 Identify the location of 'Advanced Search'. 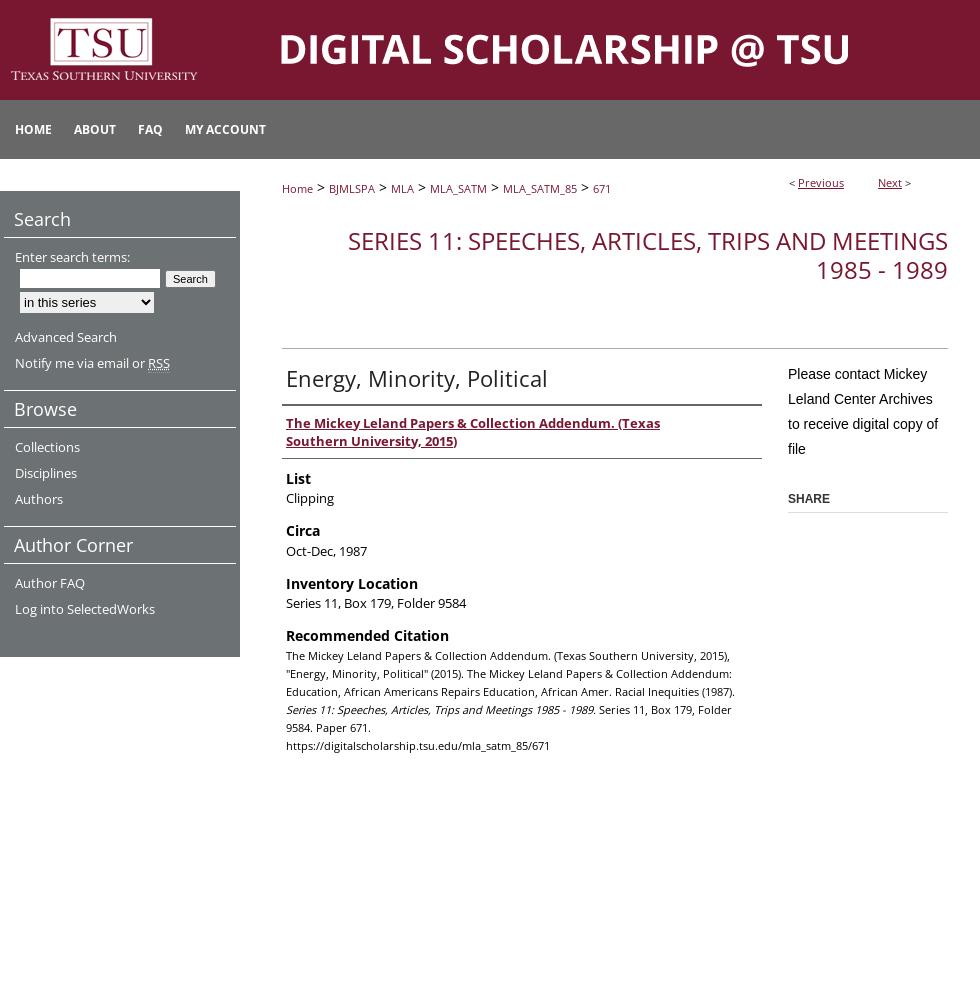
(65, 336).